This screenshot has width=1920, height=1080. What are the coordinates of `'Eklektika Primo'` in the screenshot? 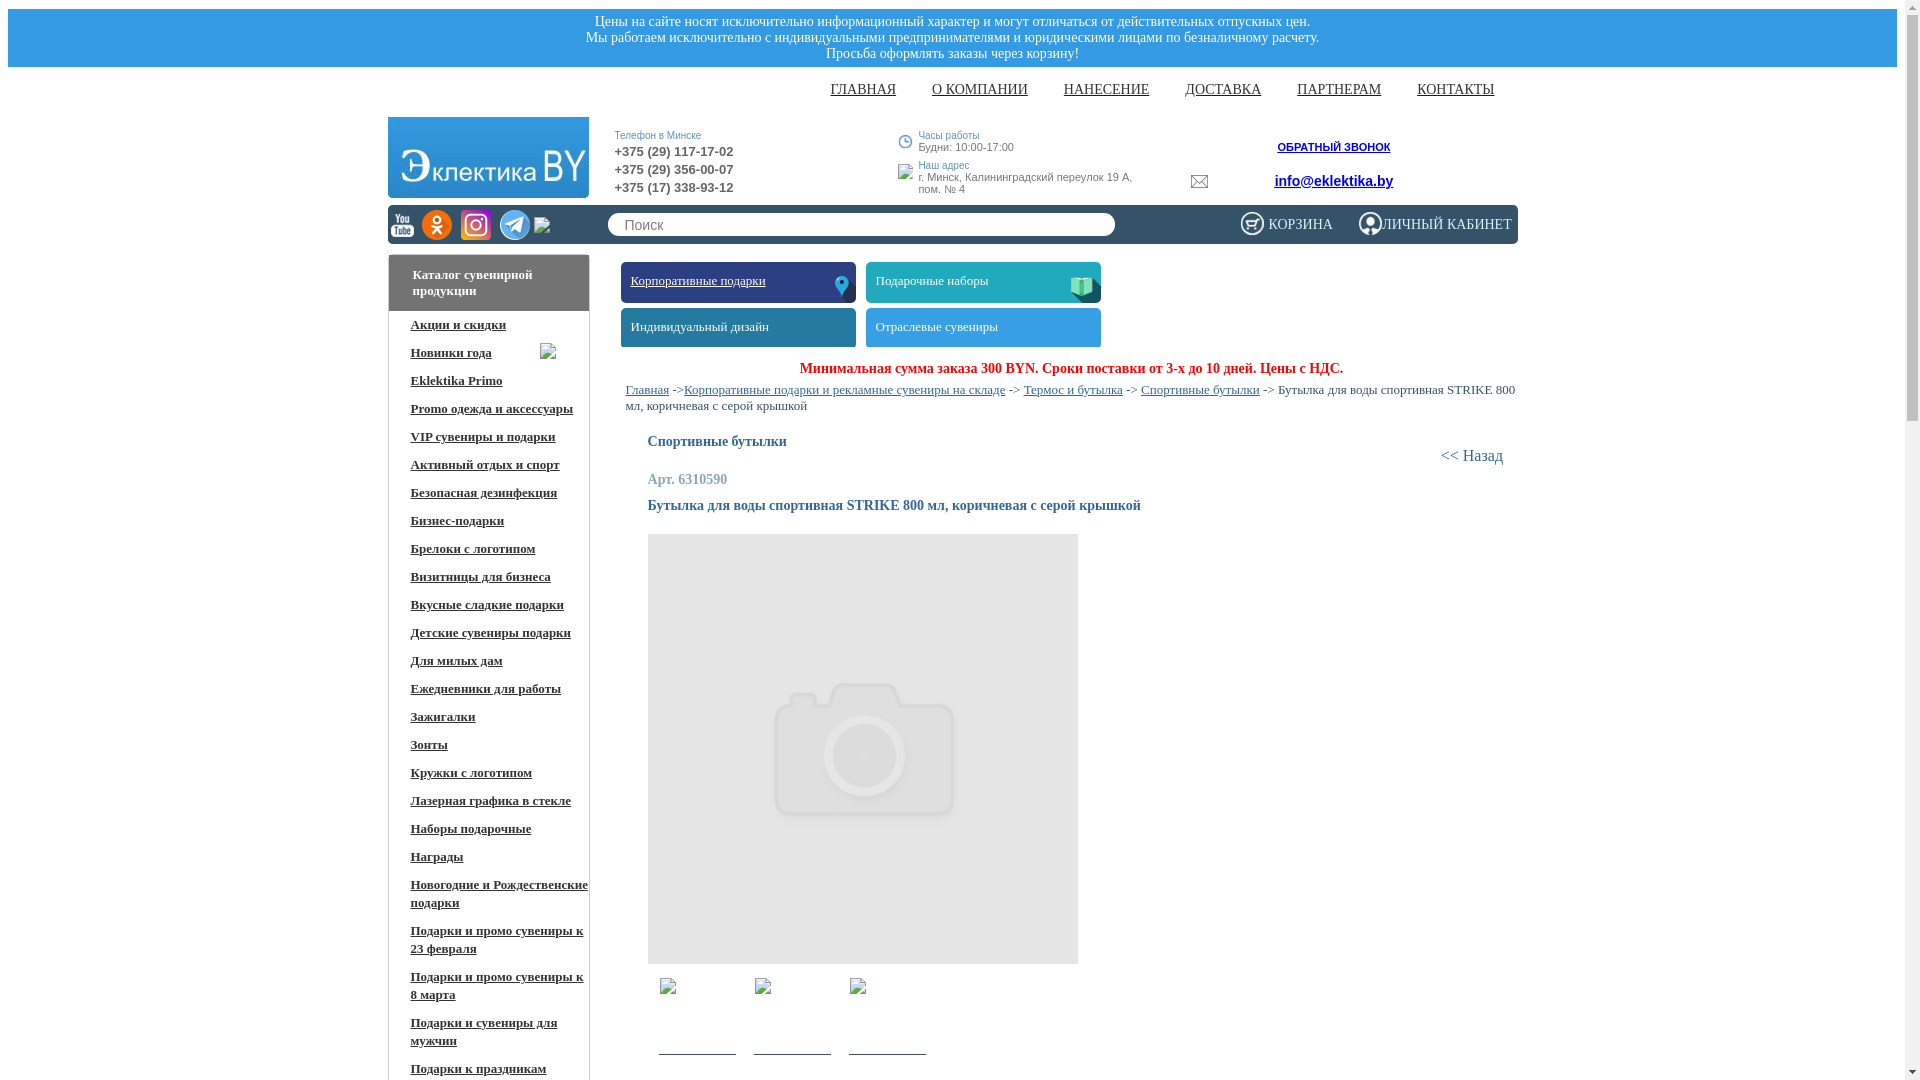 It's located at (455, 380).